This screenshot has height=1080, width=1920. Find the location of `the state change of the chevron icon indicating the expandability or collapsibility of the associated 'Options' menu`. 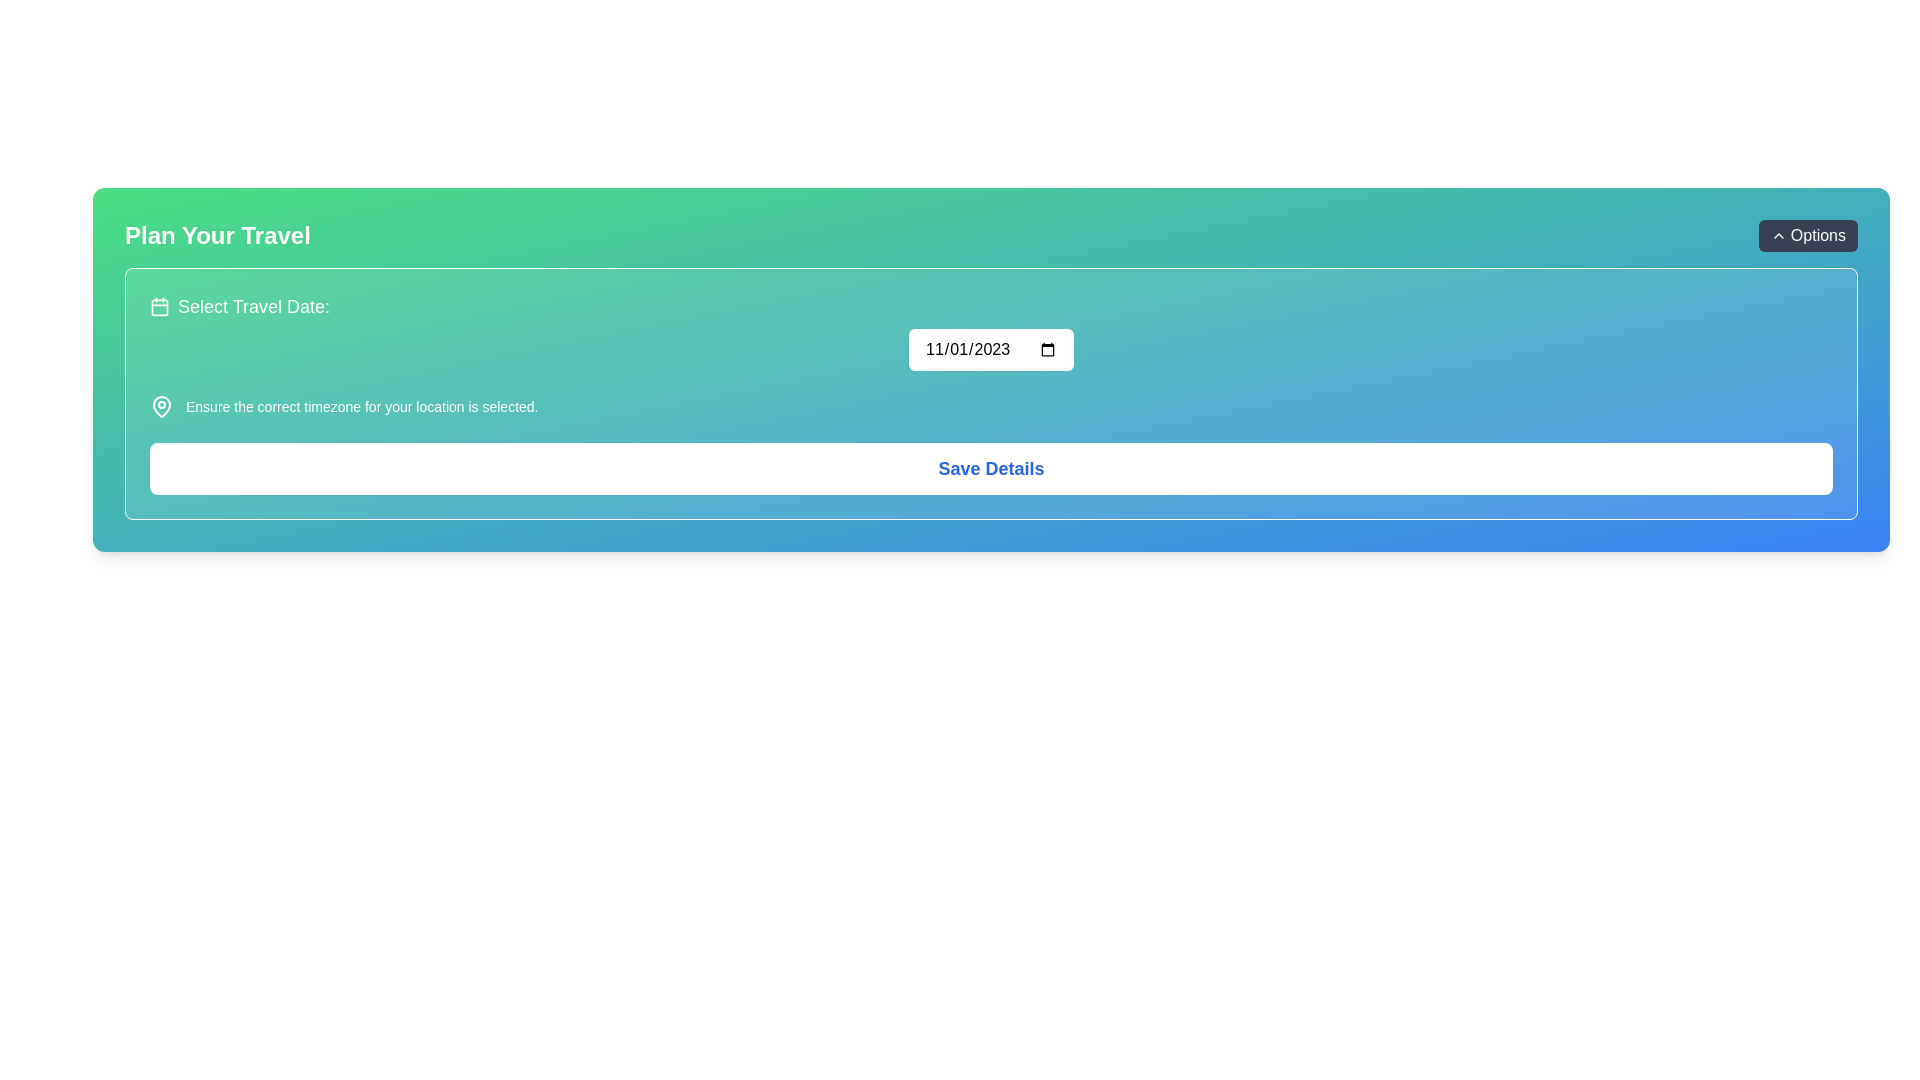

the state change of the chevron icon indicating the expandability or collapsibility of the associated 'Options' menu is located at coordinates (1778, 234).